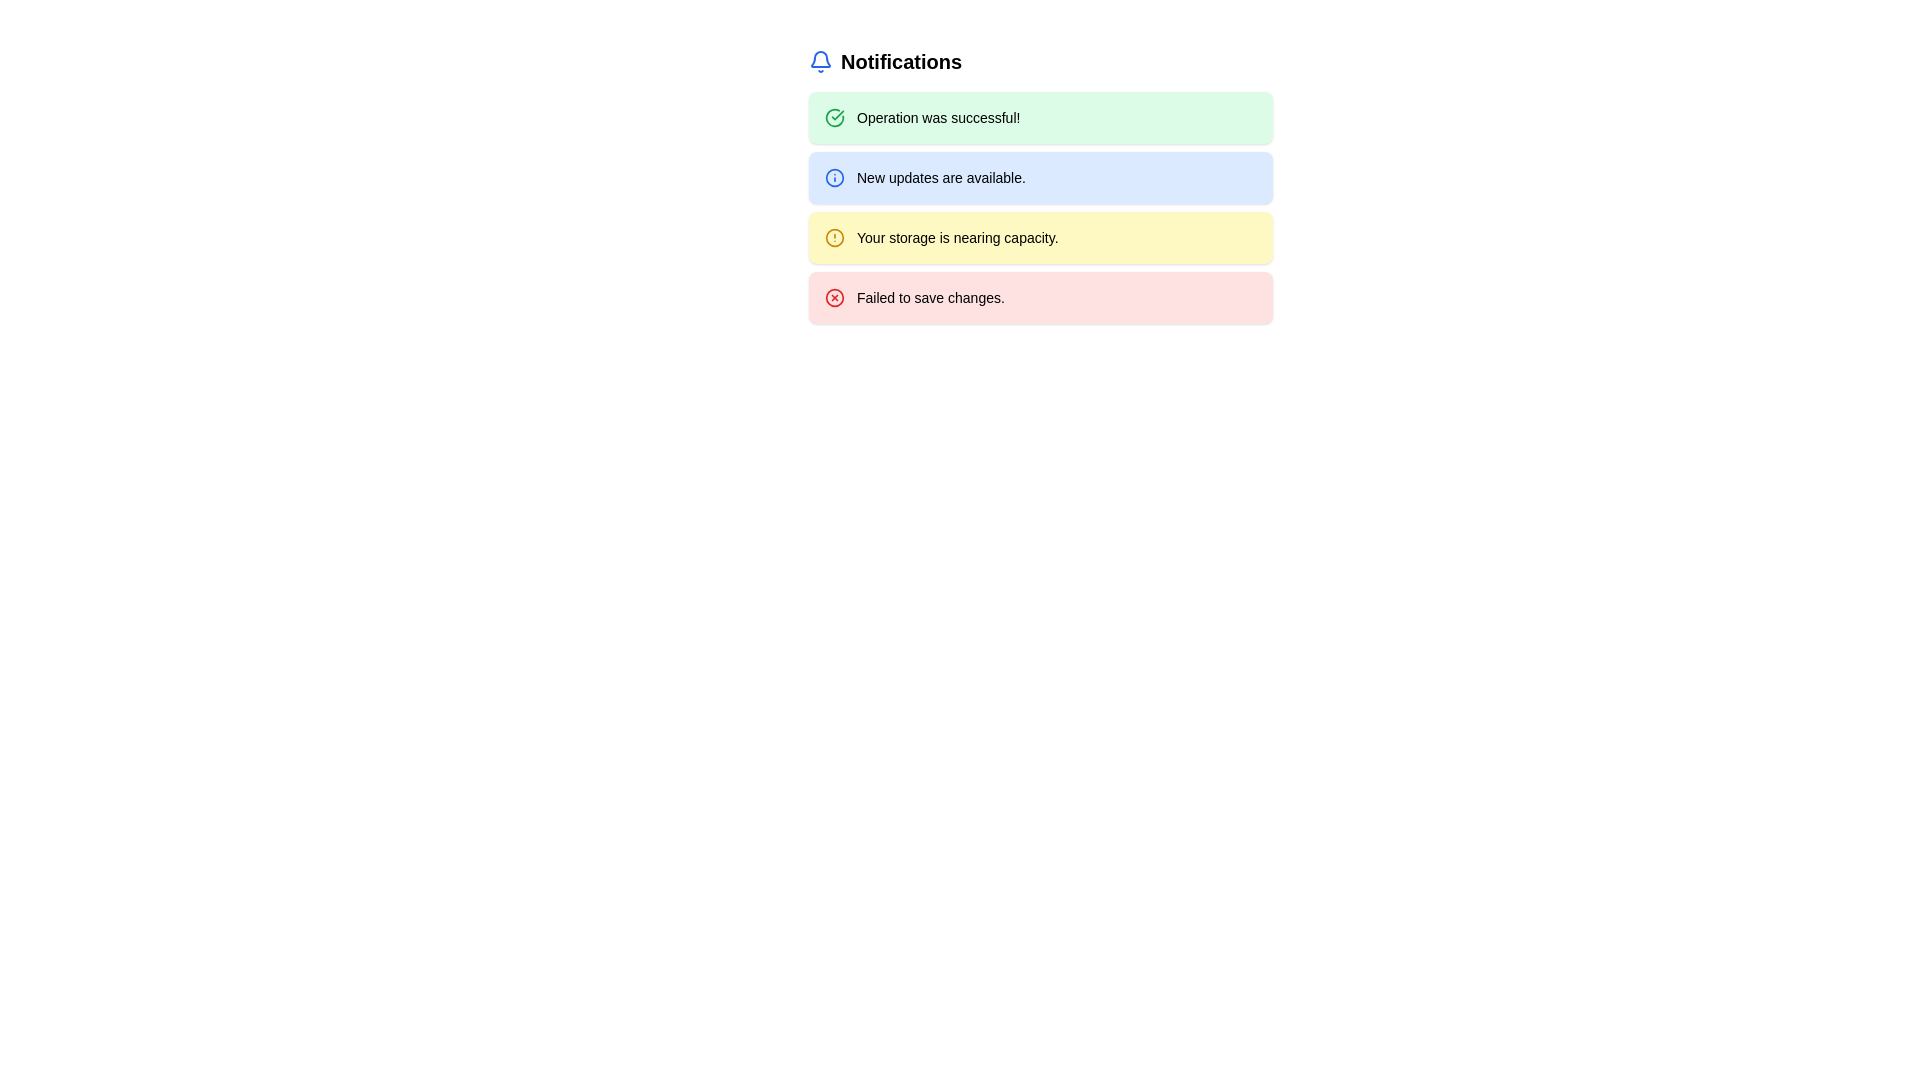 The height and width of the screenshot is (1080, 1920). I want to click on warning notification text displayed in the third position of the vertically stacked notification list, which indicates that storage capacity is nearing its limit, so click(1040, 237).